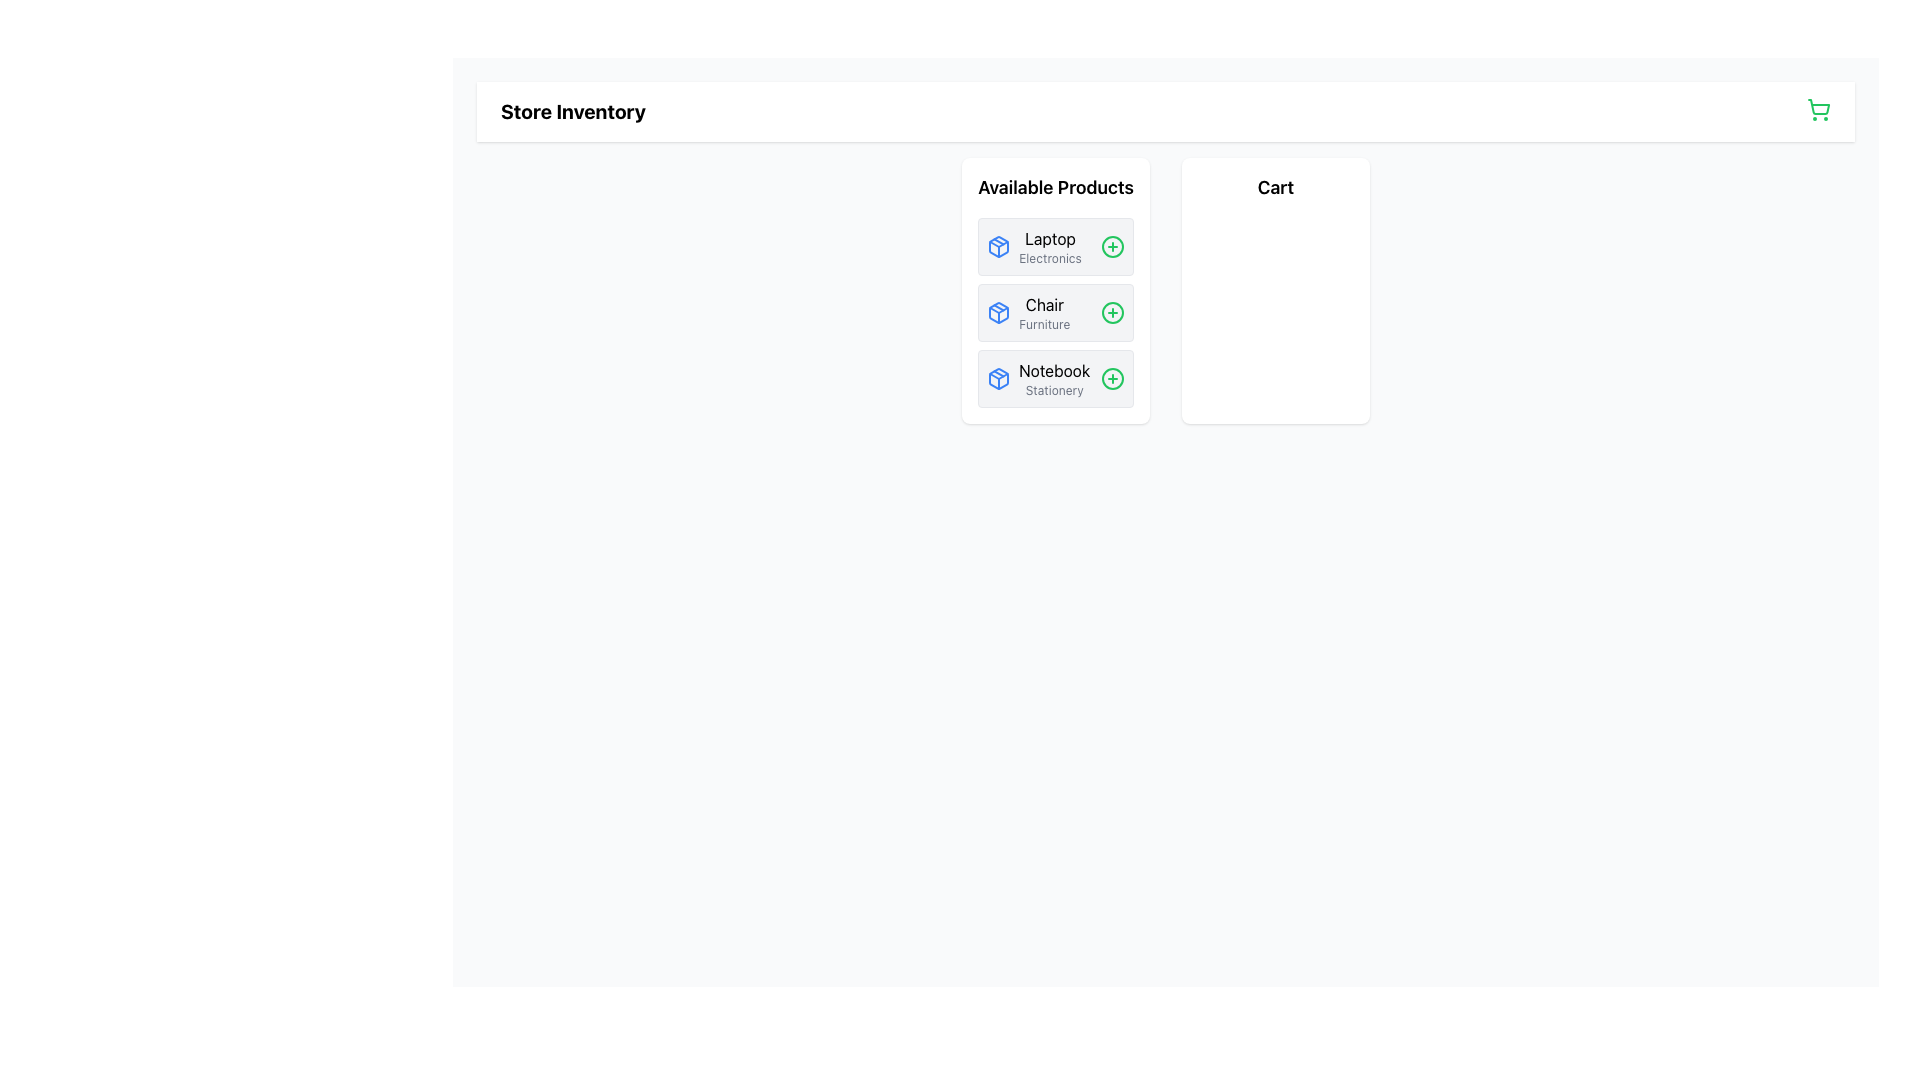 The image size is (1920, 1080). Describe the element at coordinates (1112, 312) in the screenshot. I see `the button that adds the 'Chair/Furniture' item to the cart for tooltip or visual feedback` at that location.